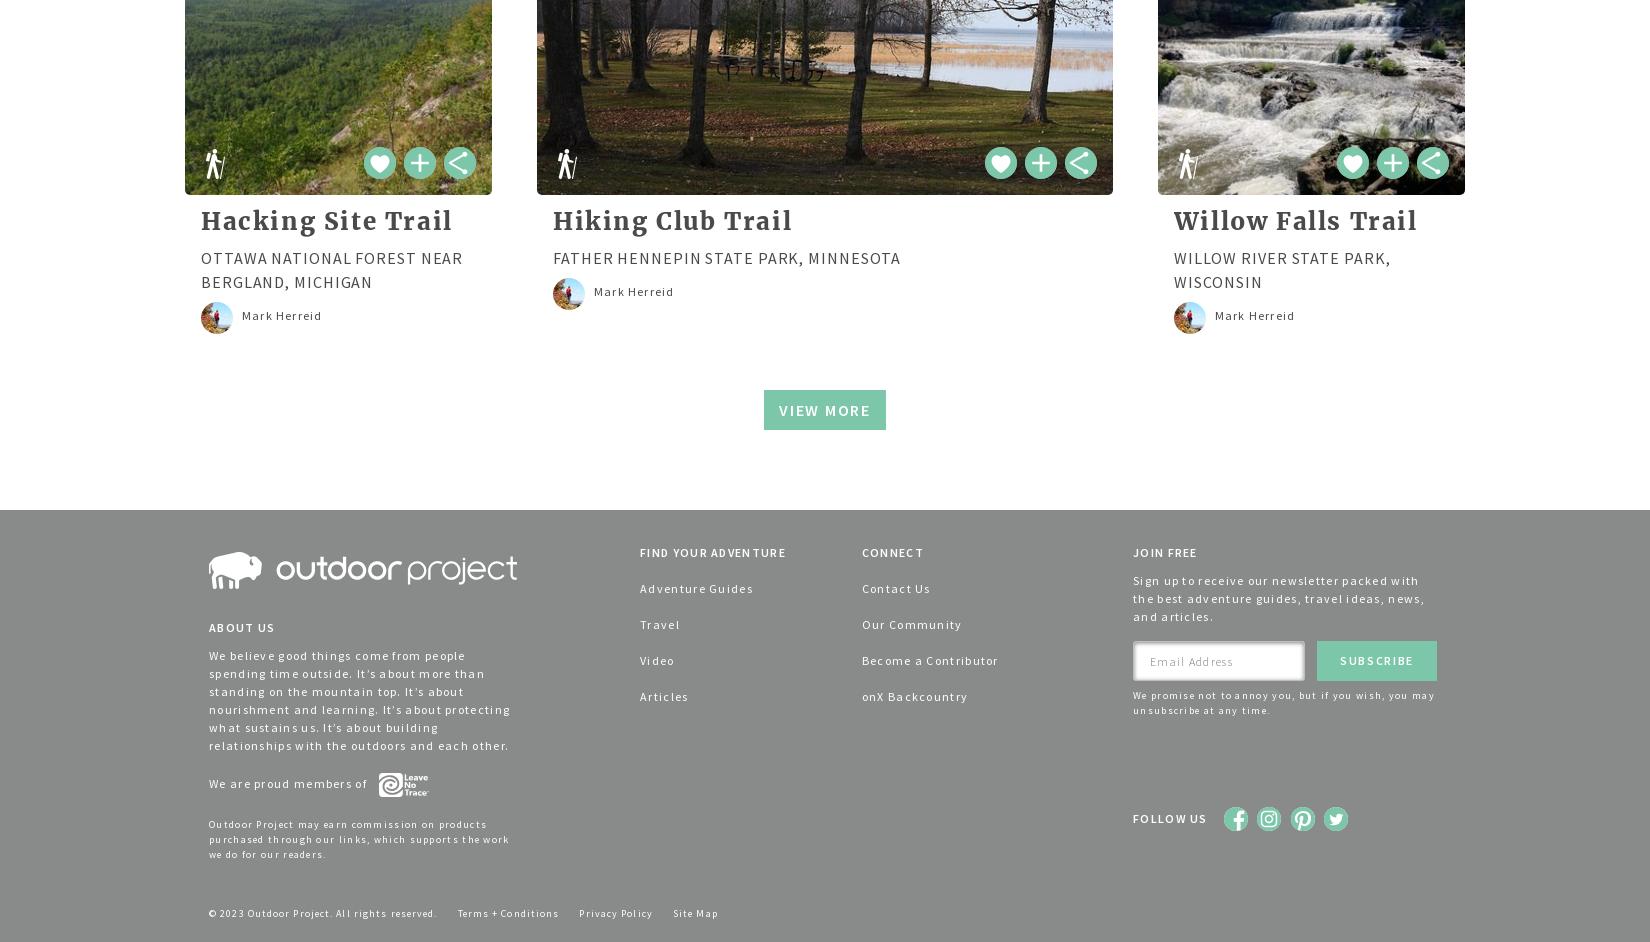 The height and width of the screenshot is (942, 1650). I want to click on 'Terms + Conditions', so click(507, 911).